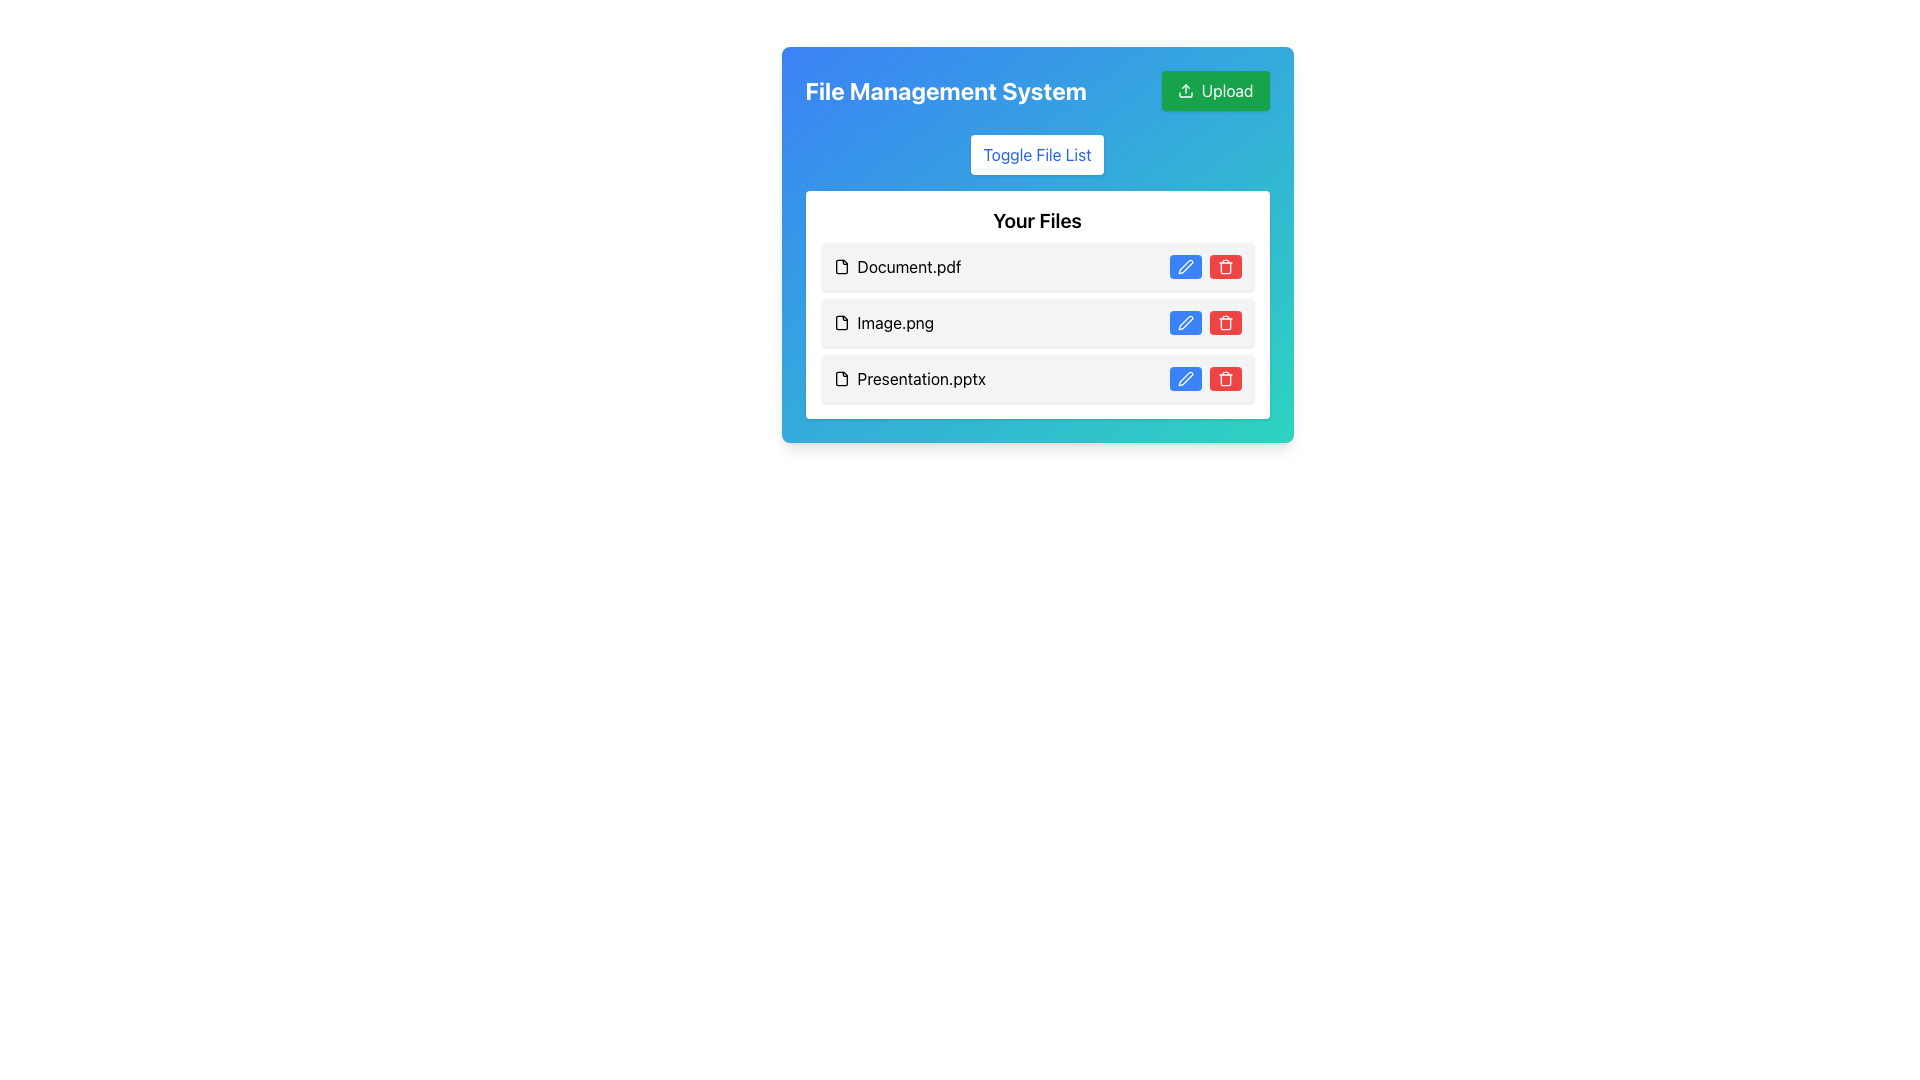 The height and width of the screenshot is (1080, 1920). Describe the element at coordinates (882, 322) in the screenshot. I see `the file icon and text 'Image.png'` at that location.